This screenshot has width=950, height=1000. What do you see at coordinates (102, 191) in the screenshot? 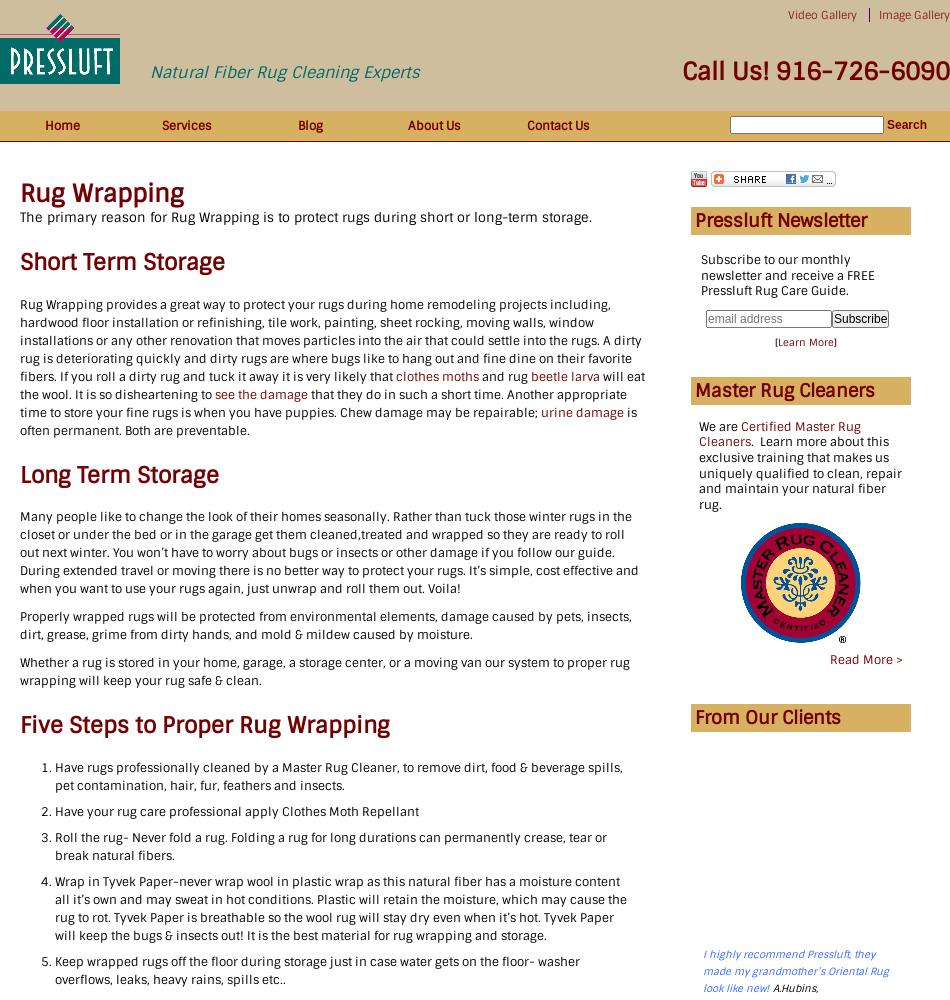
I see `'Rug Wrapping'` at bounding box center [102, 191].